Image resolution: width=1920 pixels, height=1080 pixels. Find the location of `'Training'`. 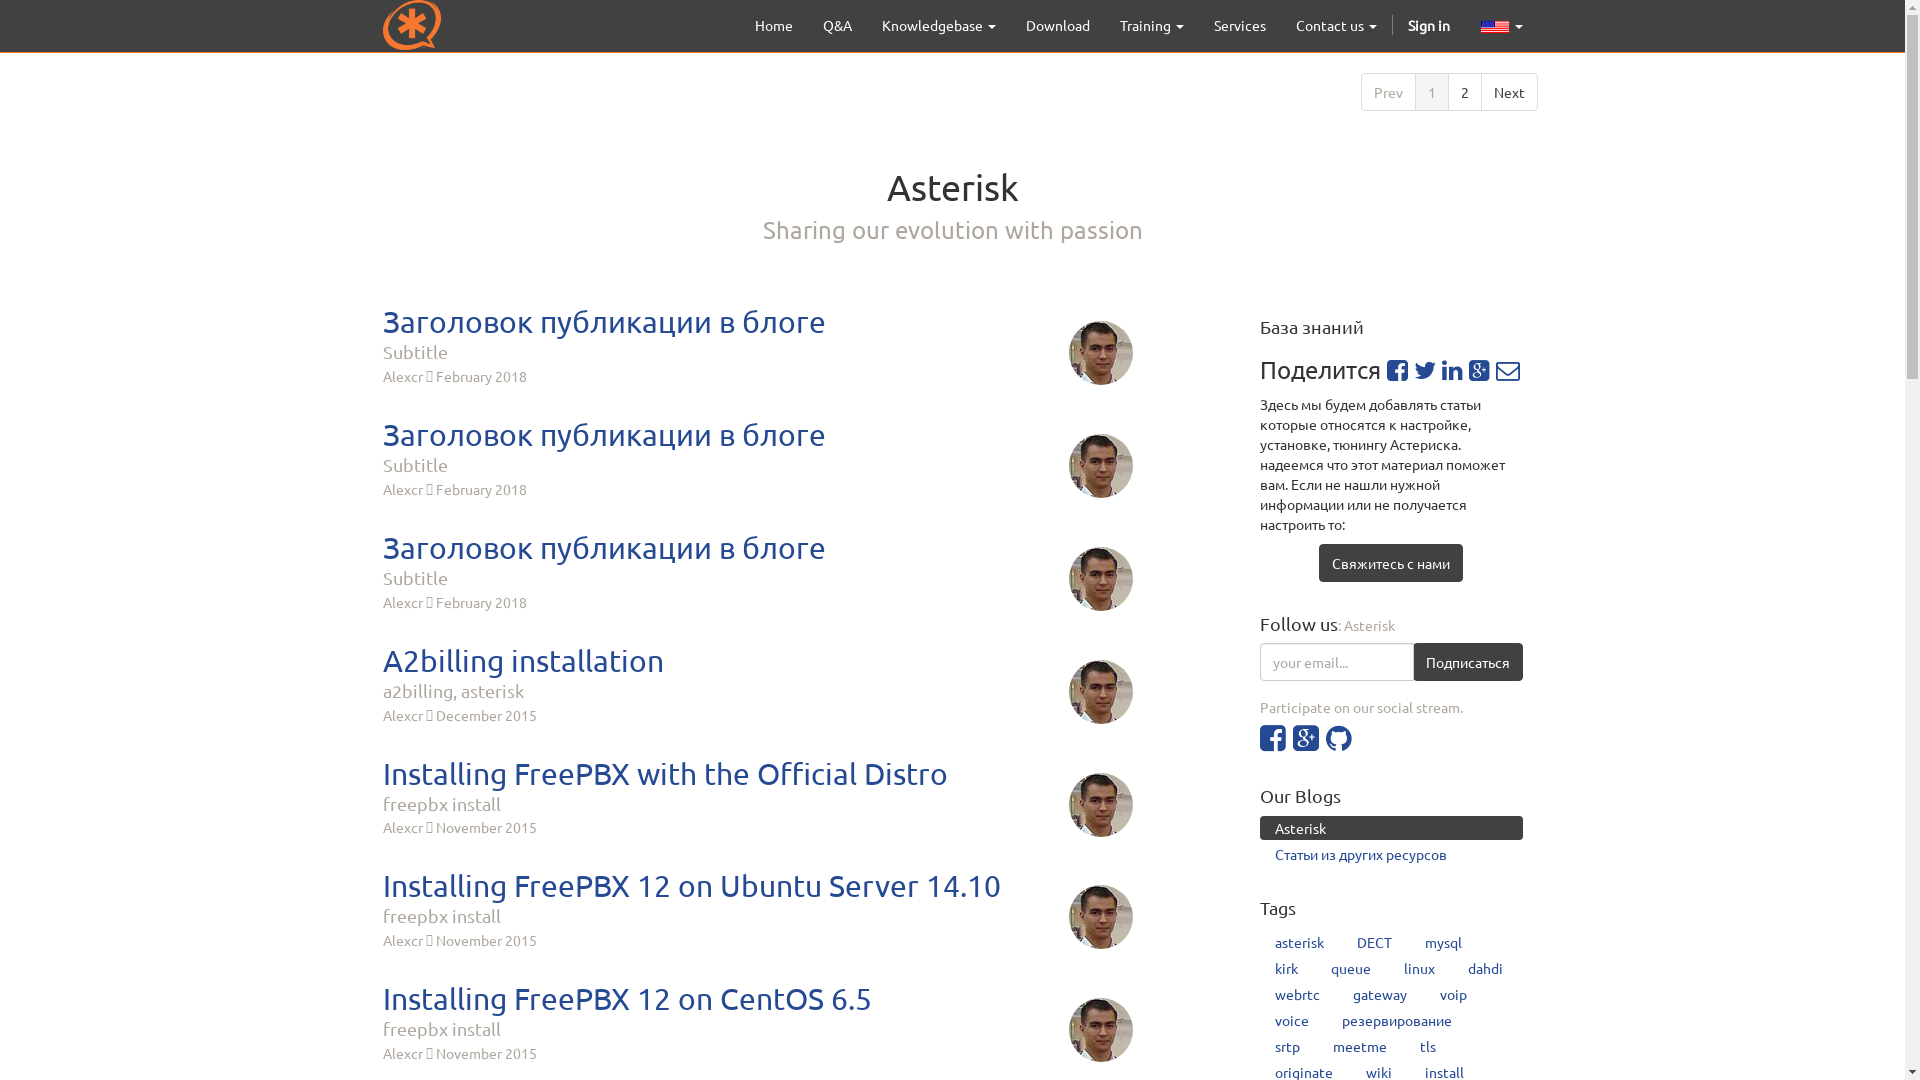

'Training' is located at coordinates (1151, 24).